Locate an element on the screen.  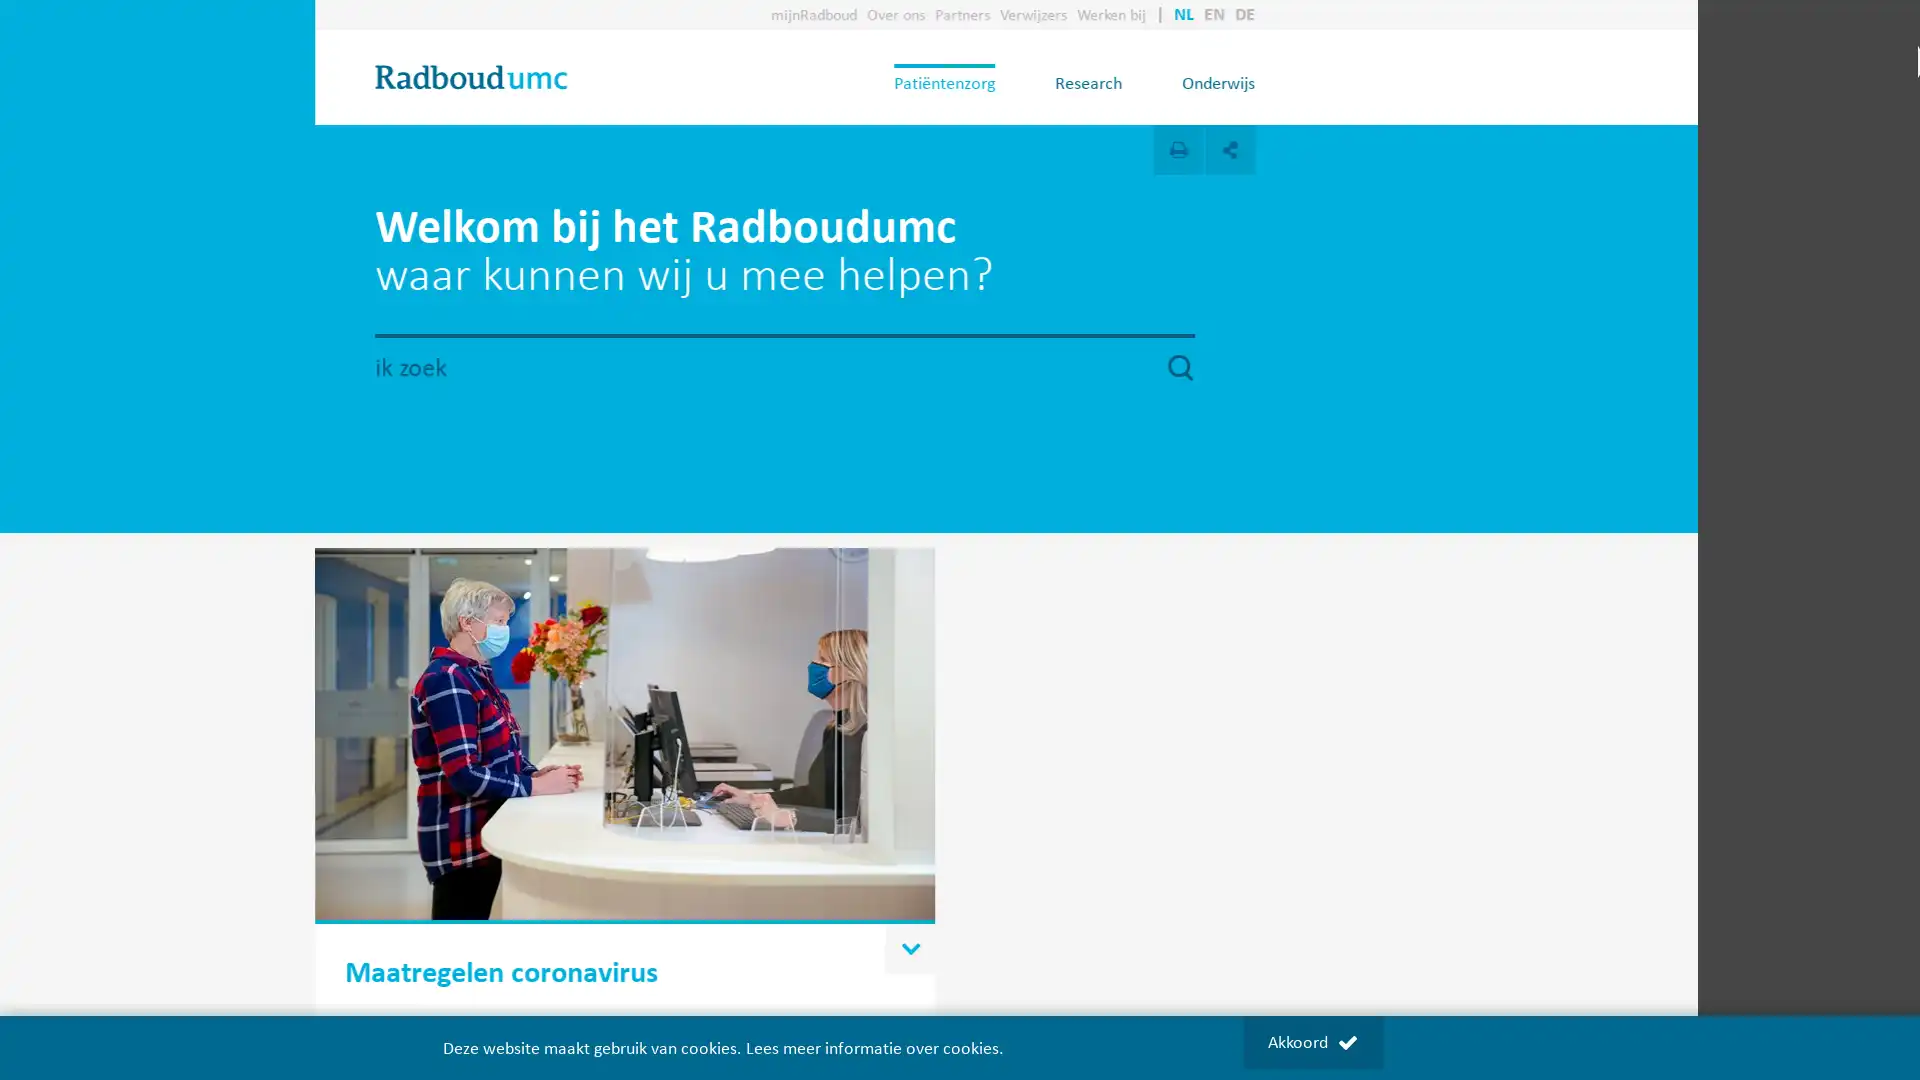
AkkoordW is located at coordinates (1311, 1041).